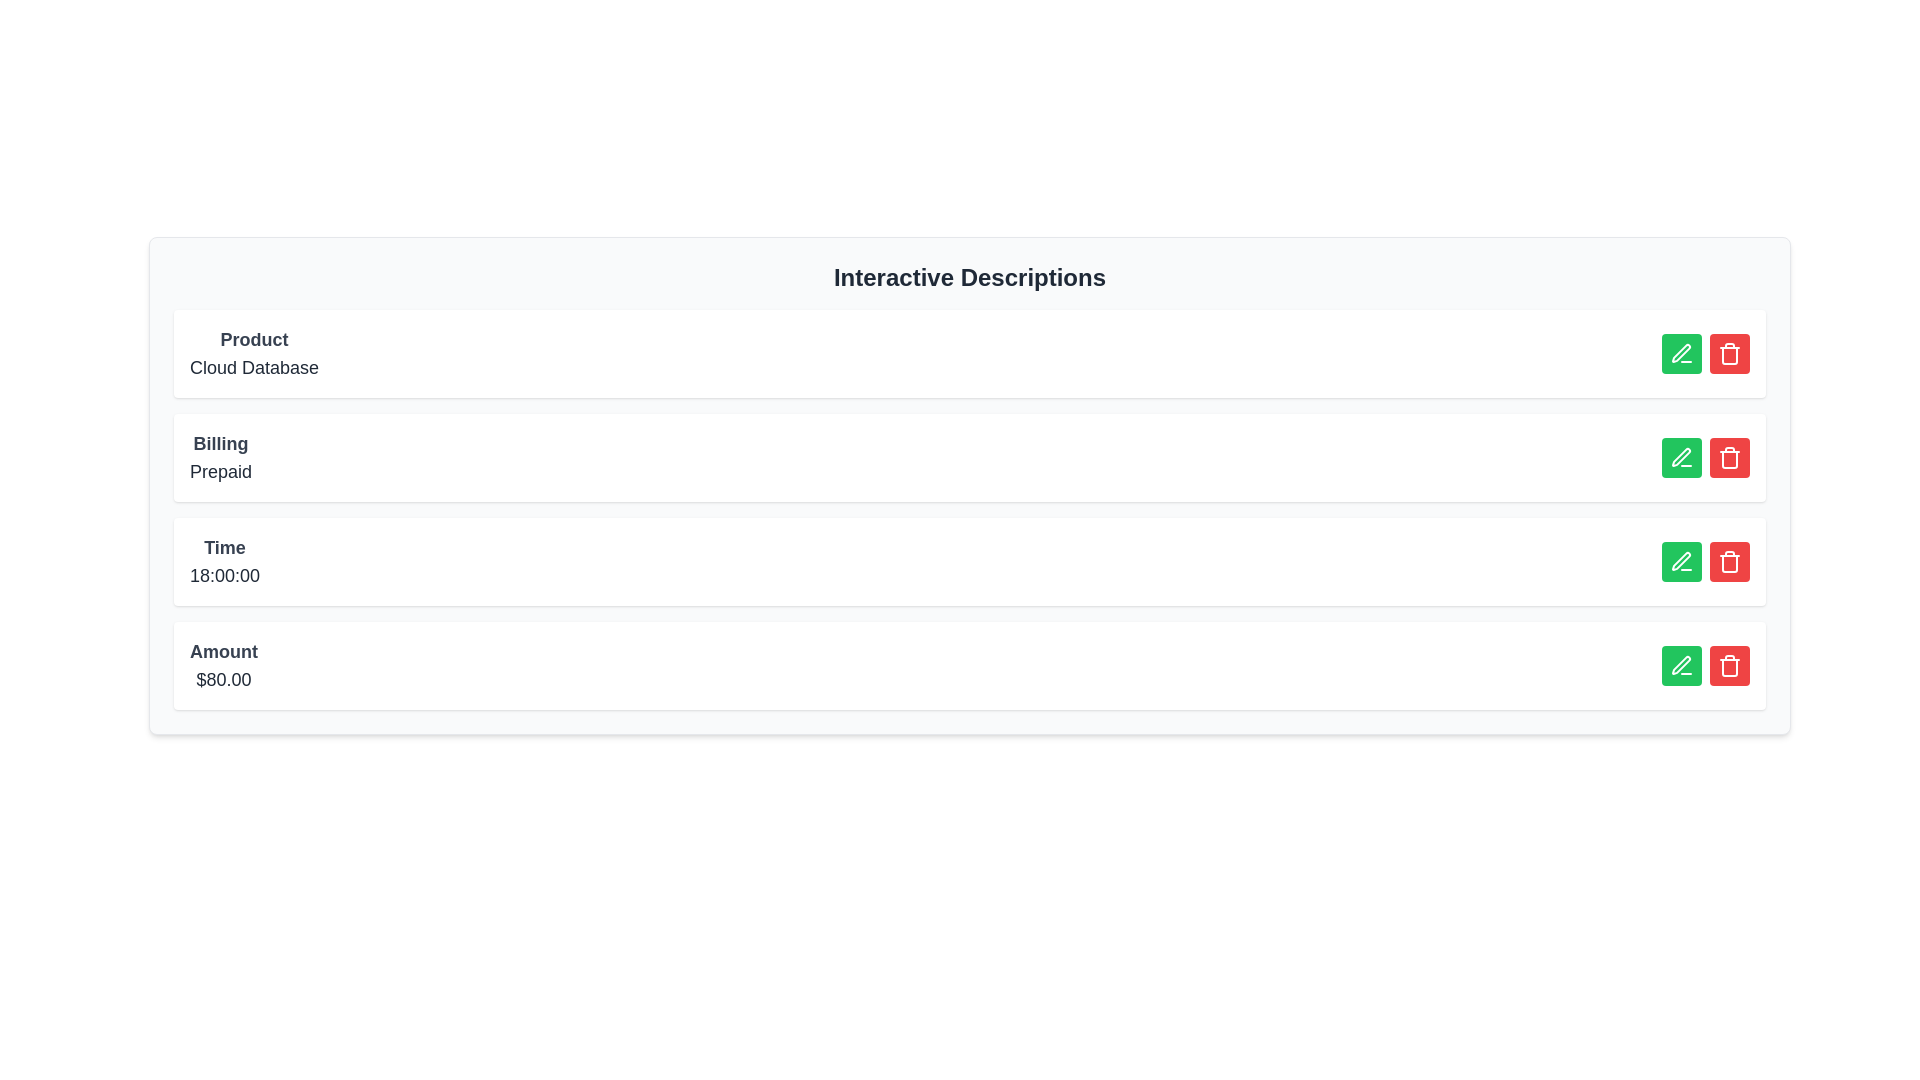 Image resolution: width=1920 pixels, height=1080 pixels. I want to click on the button group containing the green 'Edit' button and the red 'Remove' button, so click(1704, 353).